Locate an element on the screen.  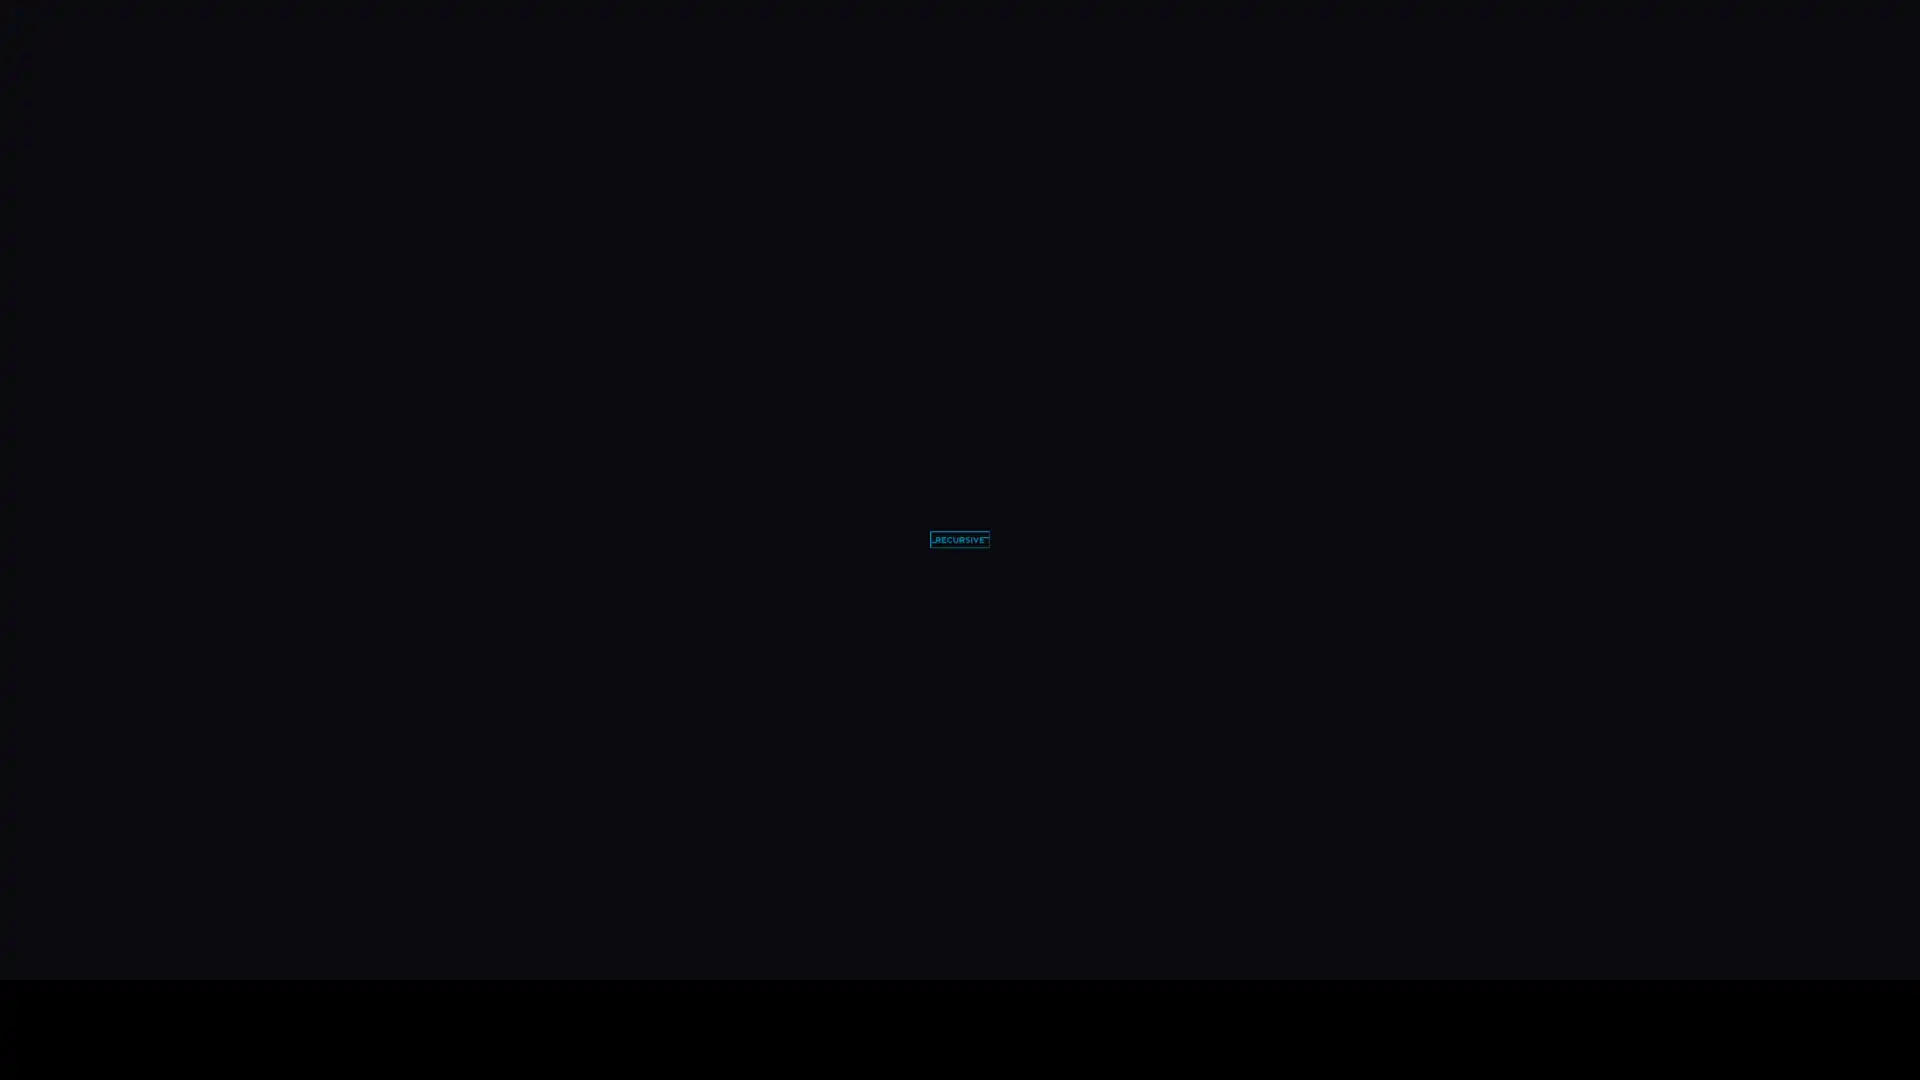
play is located at coordinates (48, 1023).